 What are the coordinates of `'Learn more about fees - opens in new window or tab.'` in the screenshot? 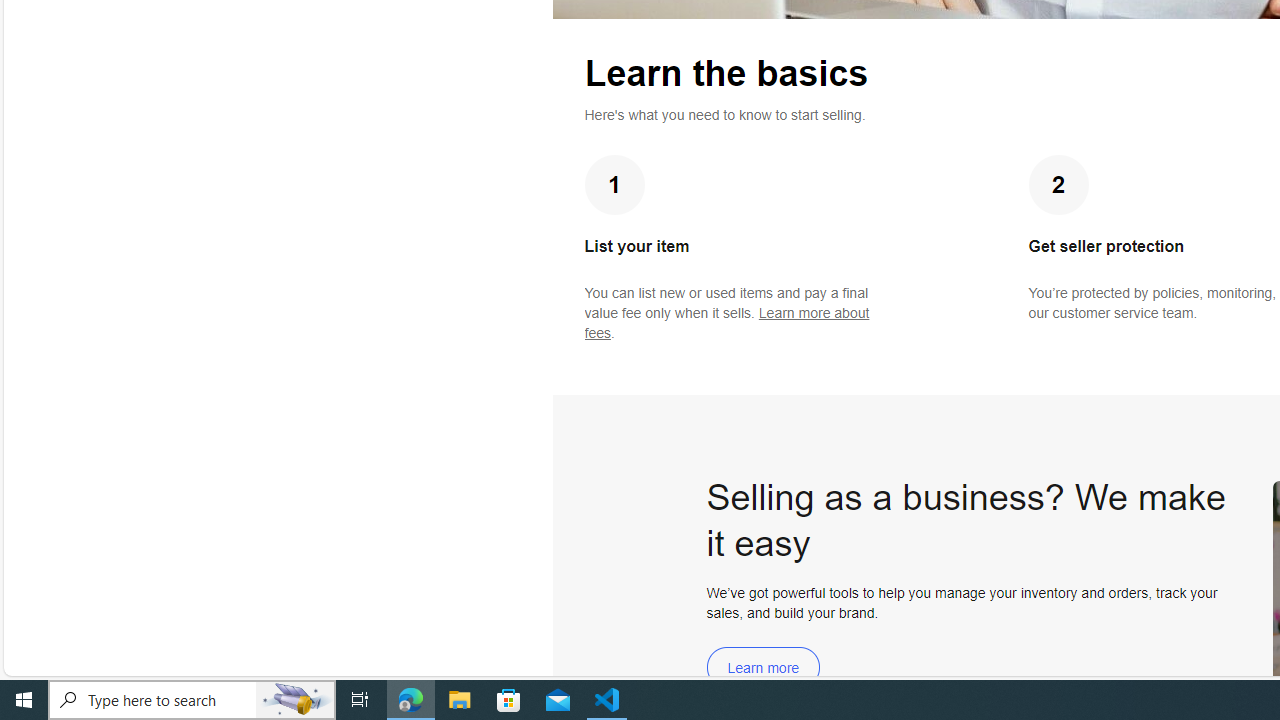 It's located at (726, 322).